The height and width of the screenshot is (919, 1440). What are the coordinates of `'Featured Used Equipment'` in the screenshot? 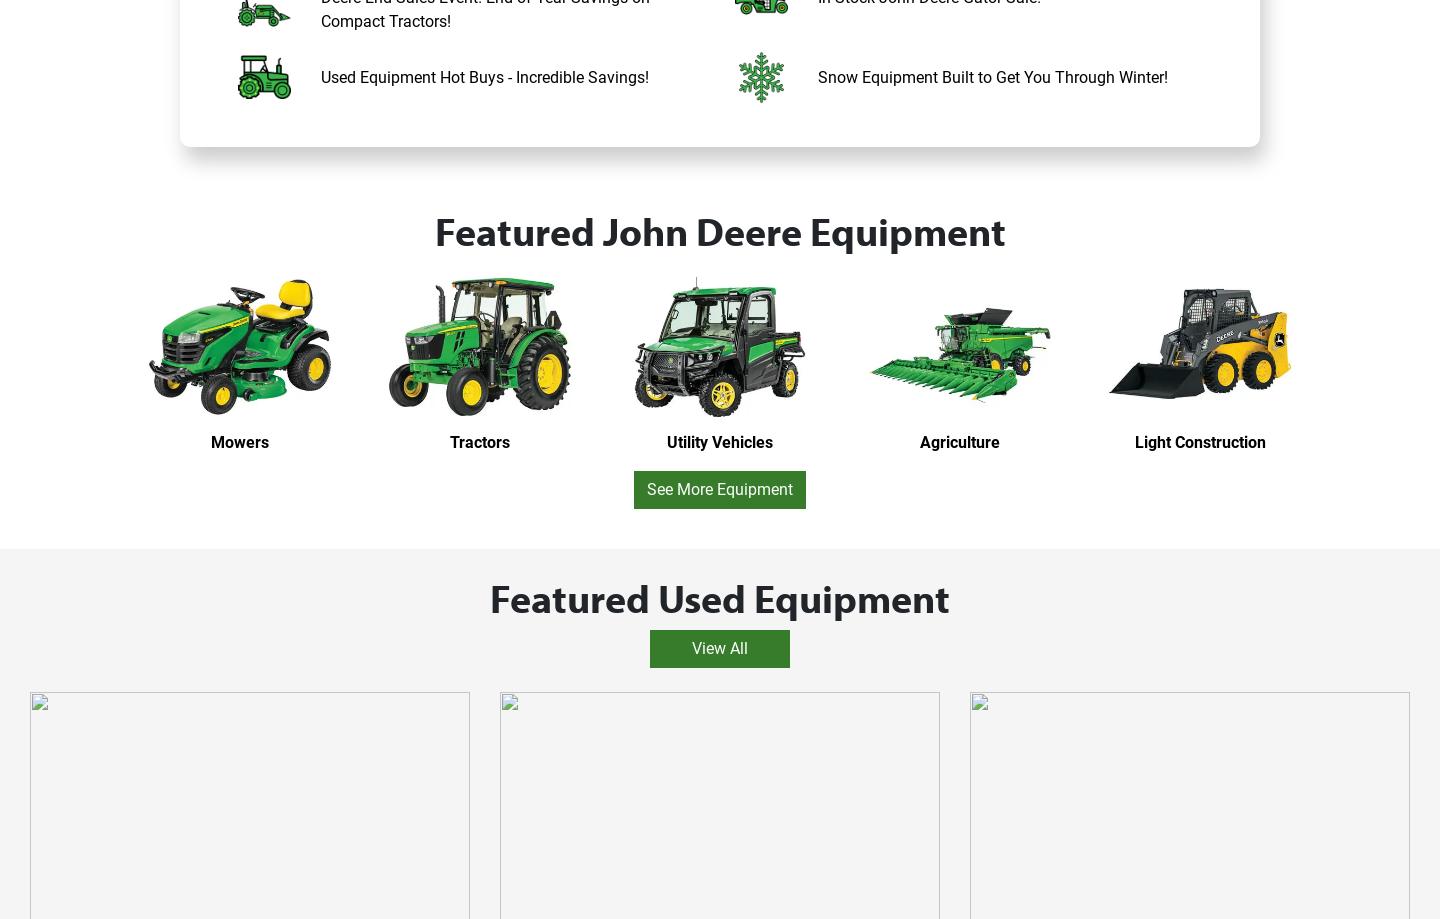 It's located at (489, 596).